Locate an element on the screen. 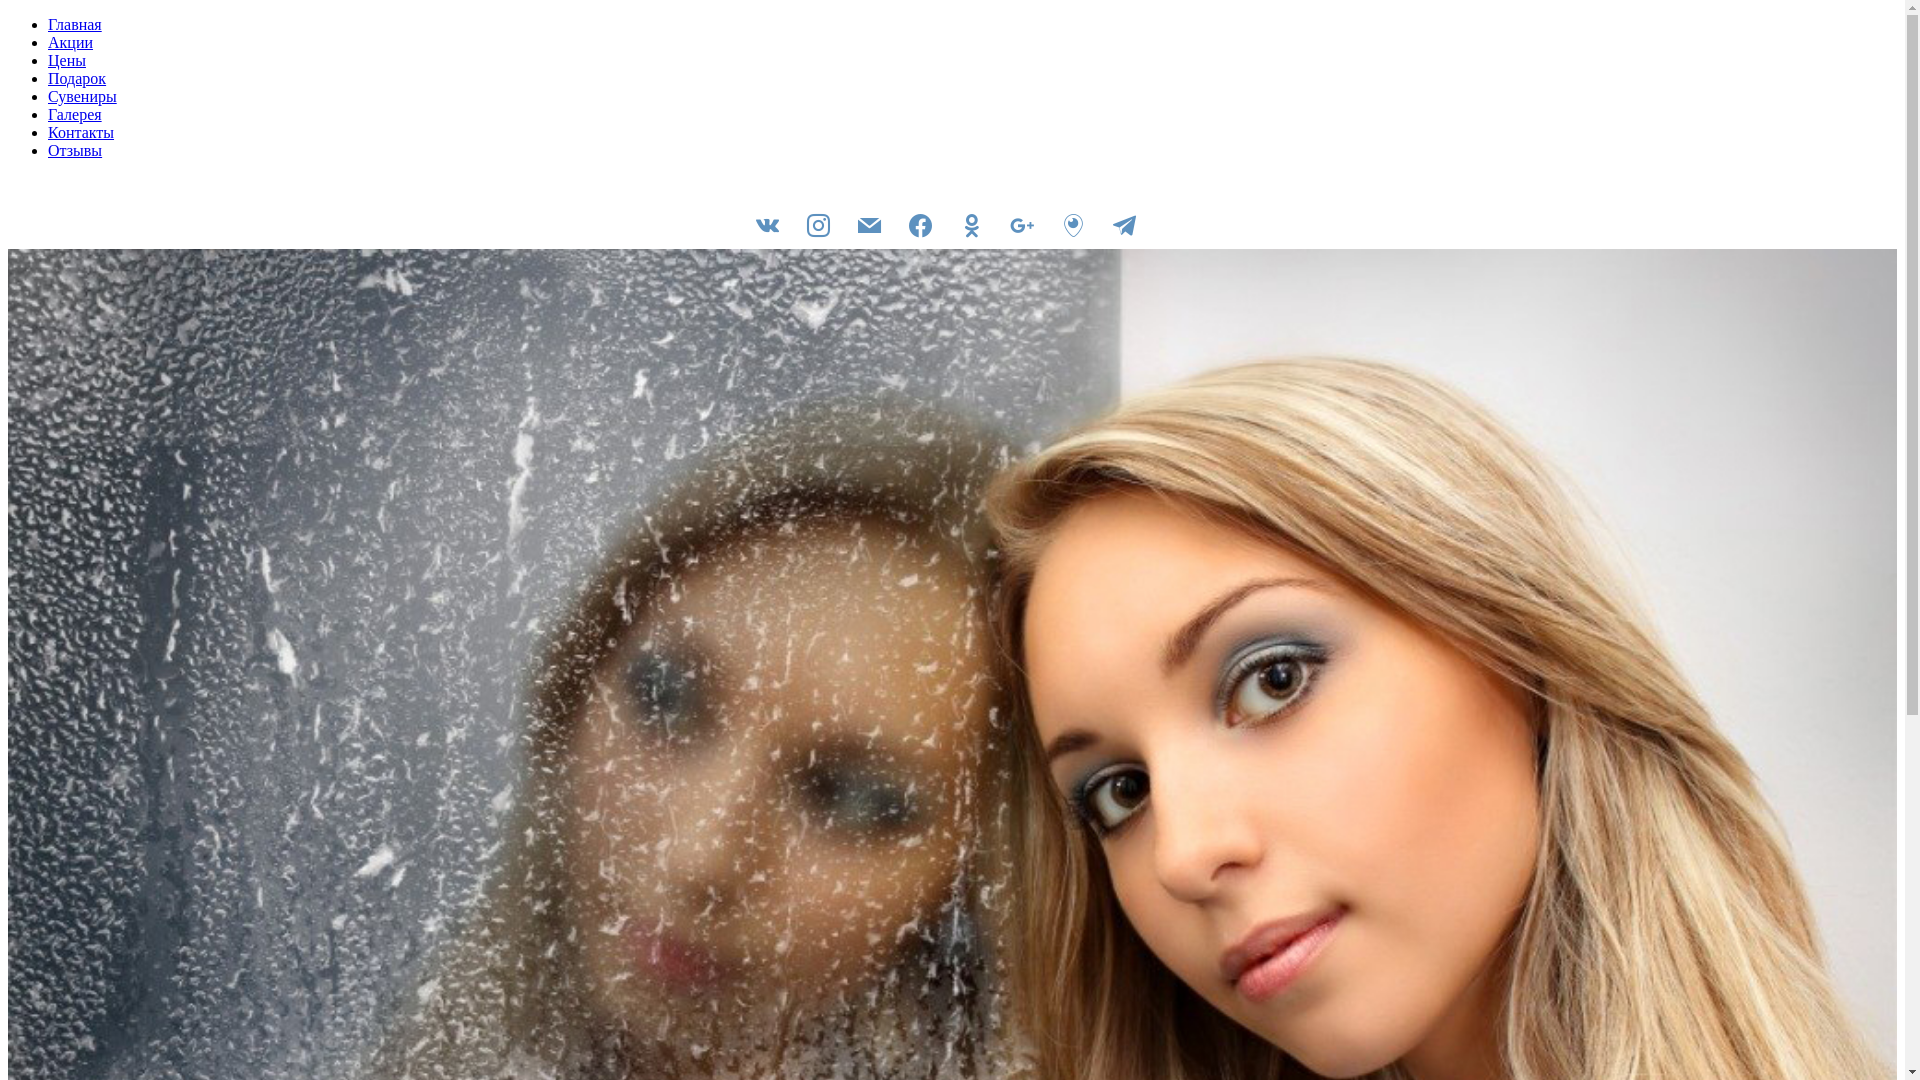 The width and height of the screenshot is (1920, 1080). 'vkontakte' is located at coordinates (766, 223).